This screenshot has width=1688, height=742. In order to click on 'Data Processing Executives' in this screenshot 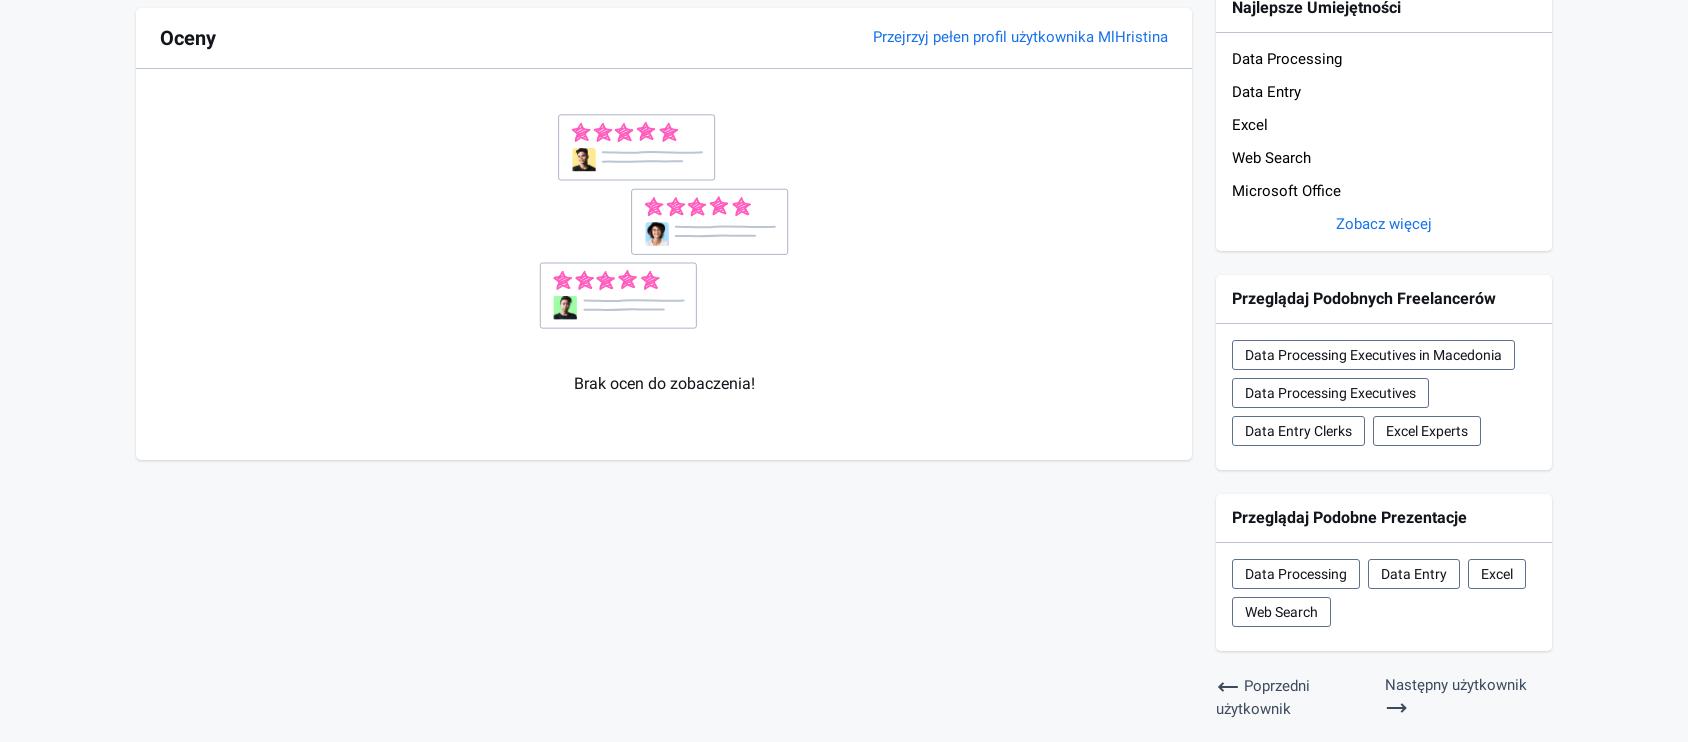, I will do `click(1245, 390)`.